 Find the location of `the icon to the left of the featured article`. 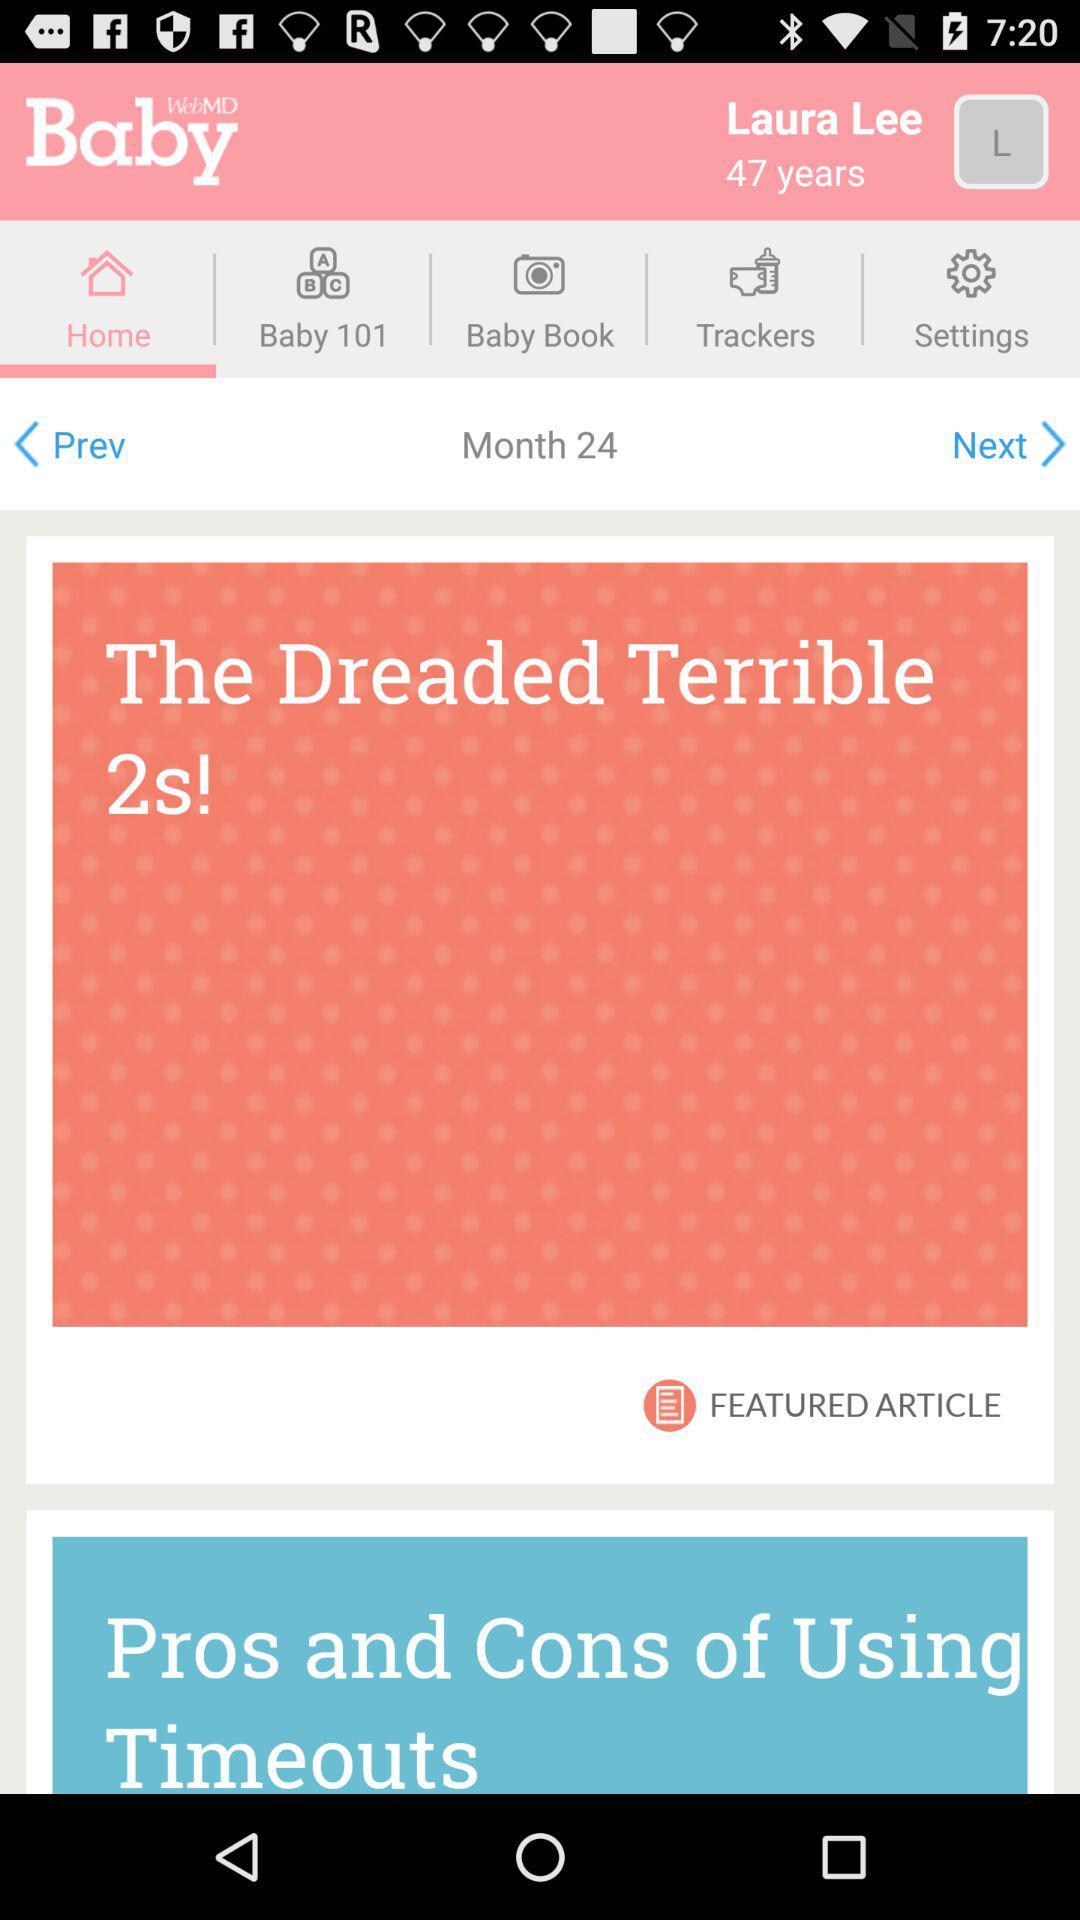

the icon to the left of the featured article is located at coordinates (669, 1404).